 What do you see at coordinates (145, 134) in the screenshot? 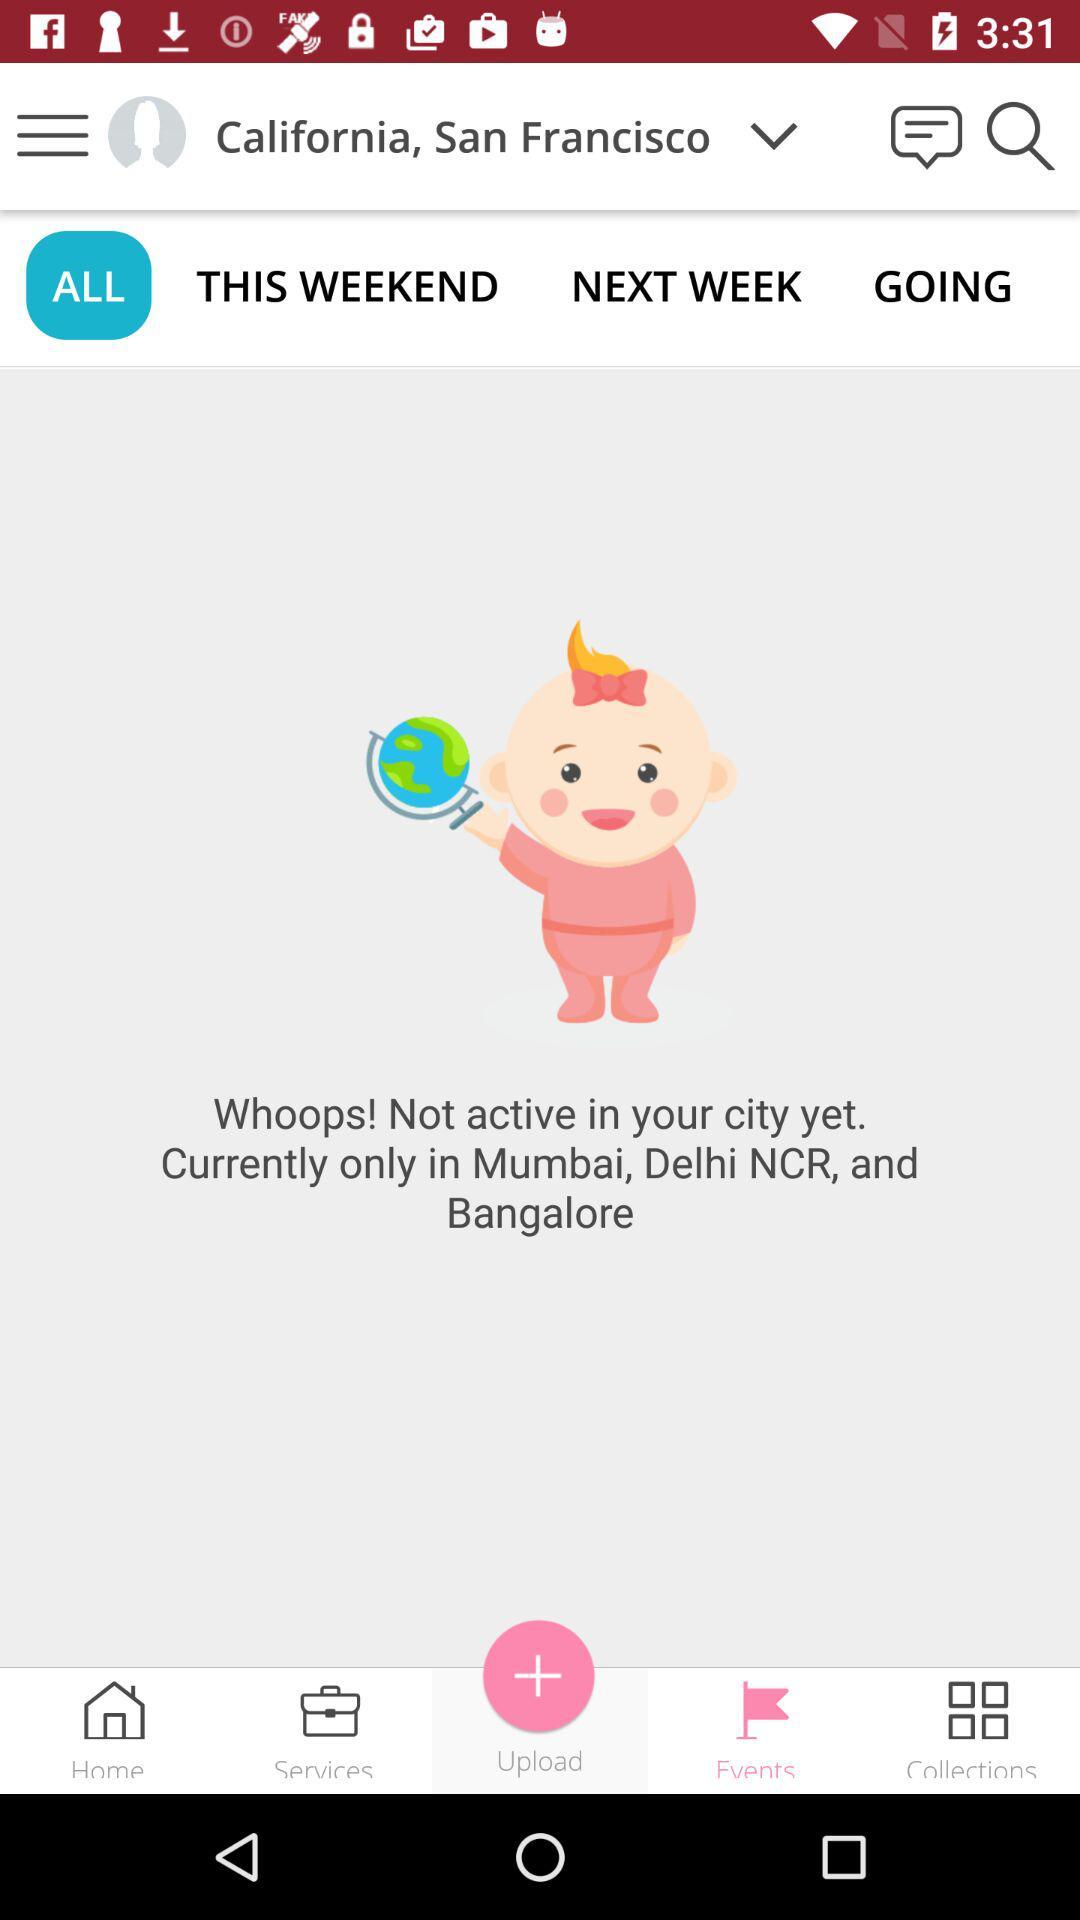
I see `icon to the left of california, san francisco icon` at bounding box center [145, 134].